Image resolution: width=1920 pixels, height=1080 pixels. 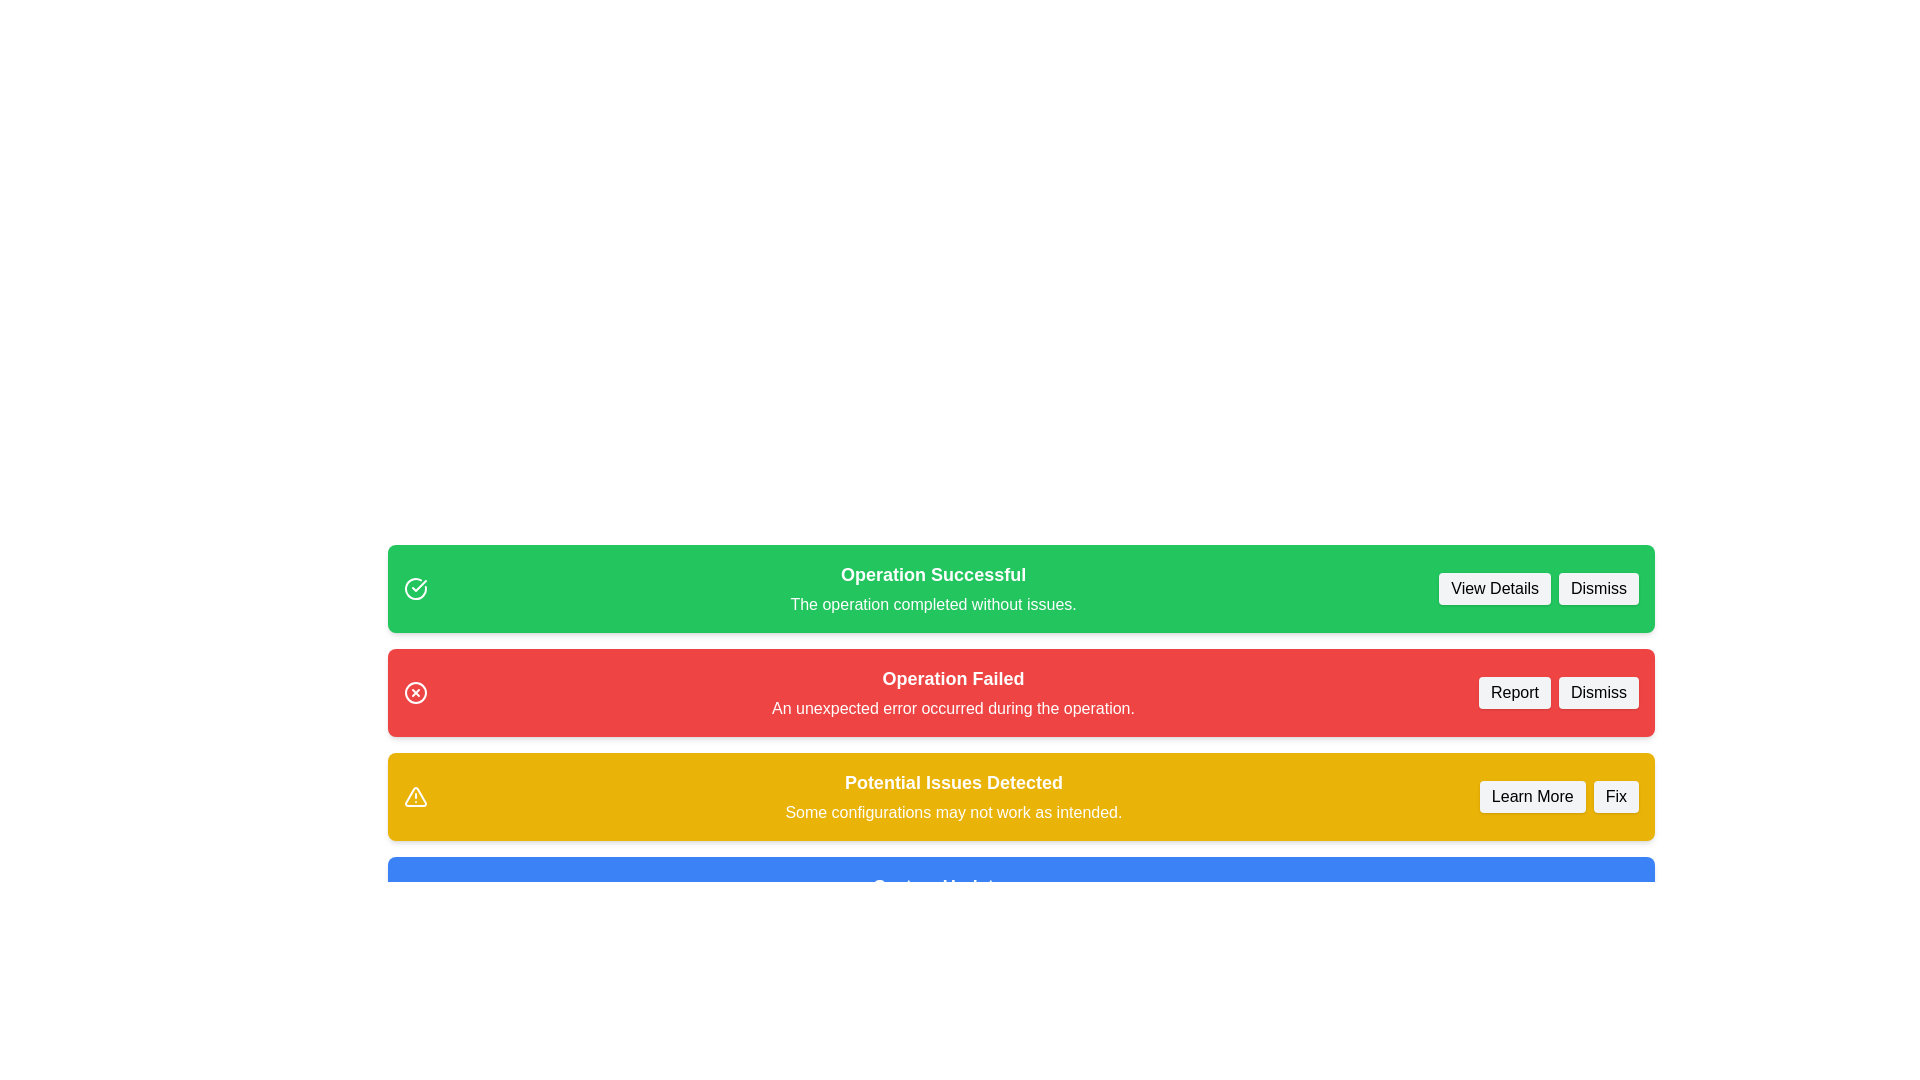 I want to click on the 'View Details' button within the group of interactive buttons located in the green alert box labeled 'Operation Successful', so click(x=1538, y=588).